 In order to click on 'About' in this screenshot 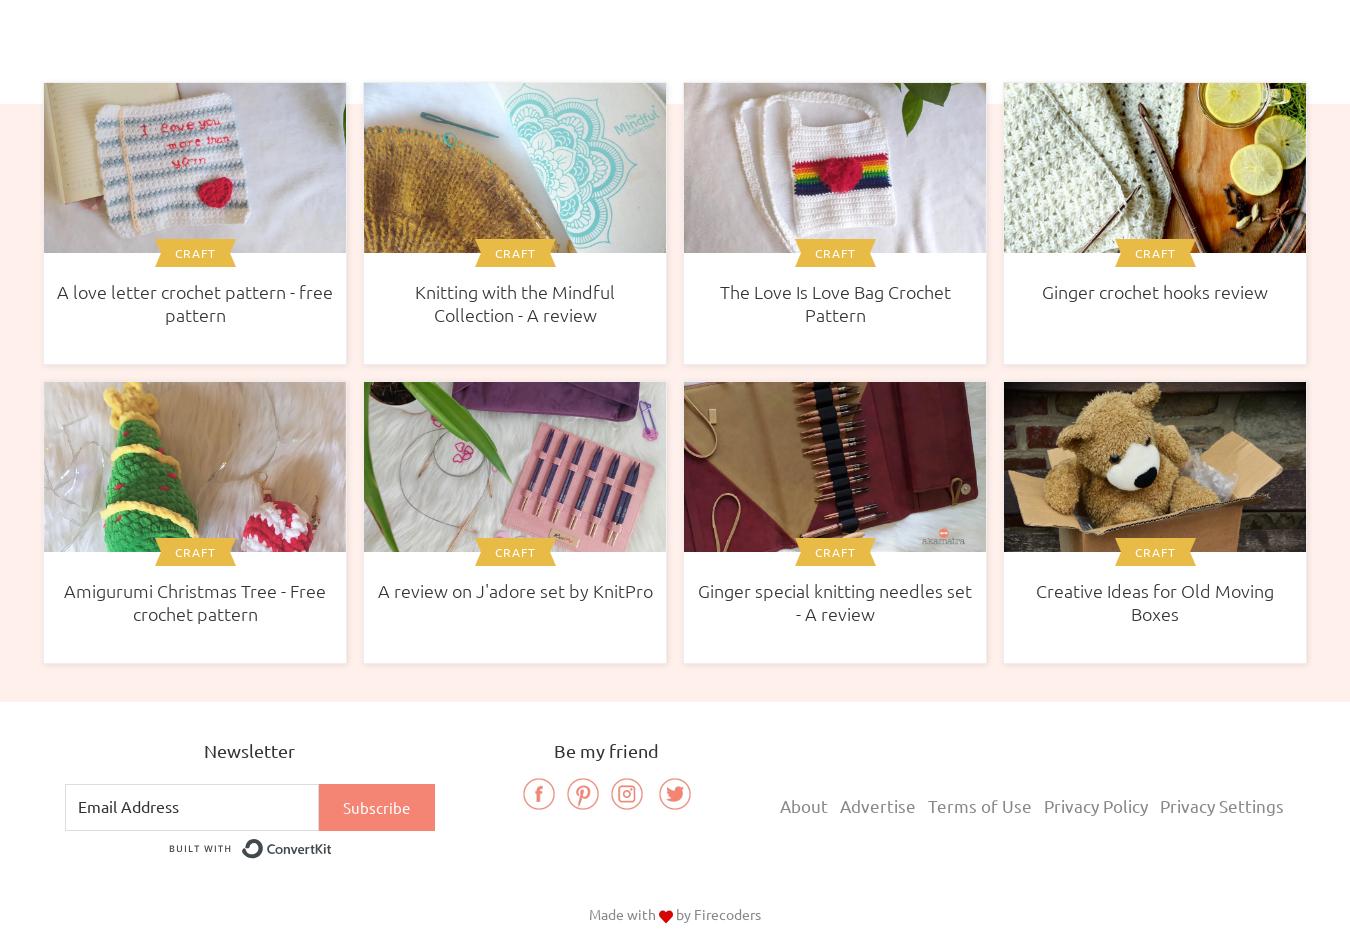, I will do `click(804, 804)`.